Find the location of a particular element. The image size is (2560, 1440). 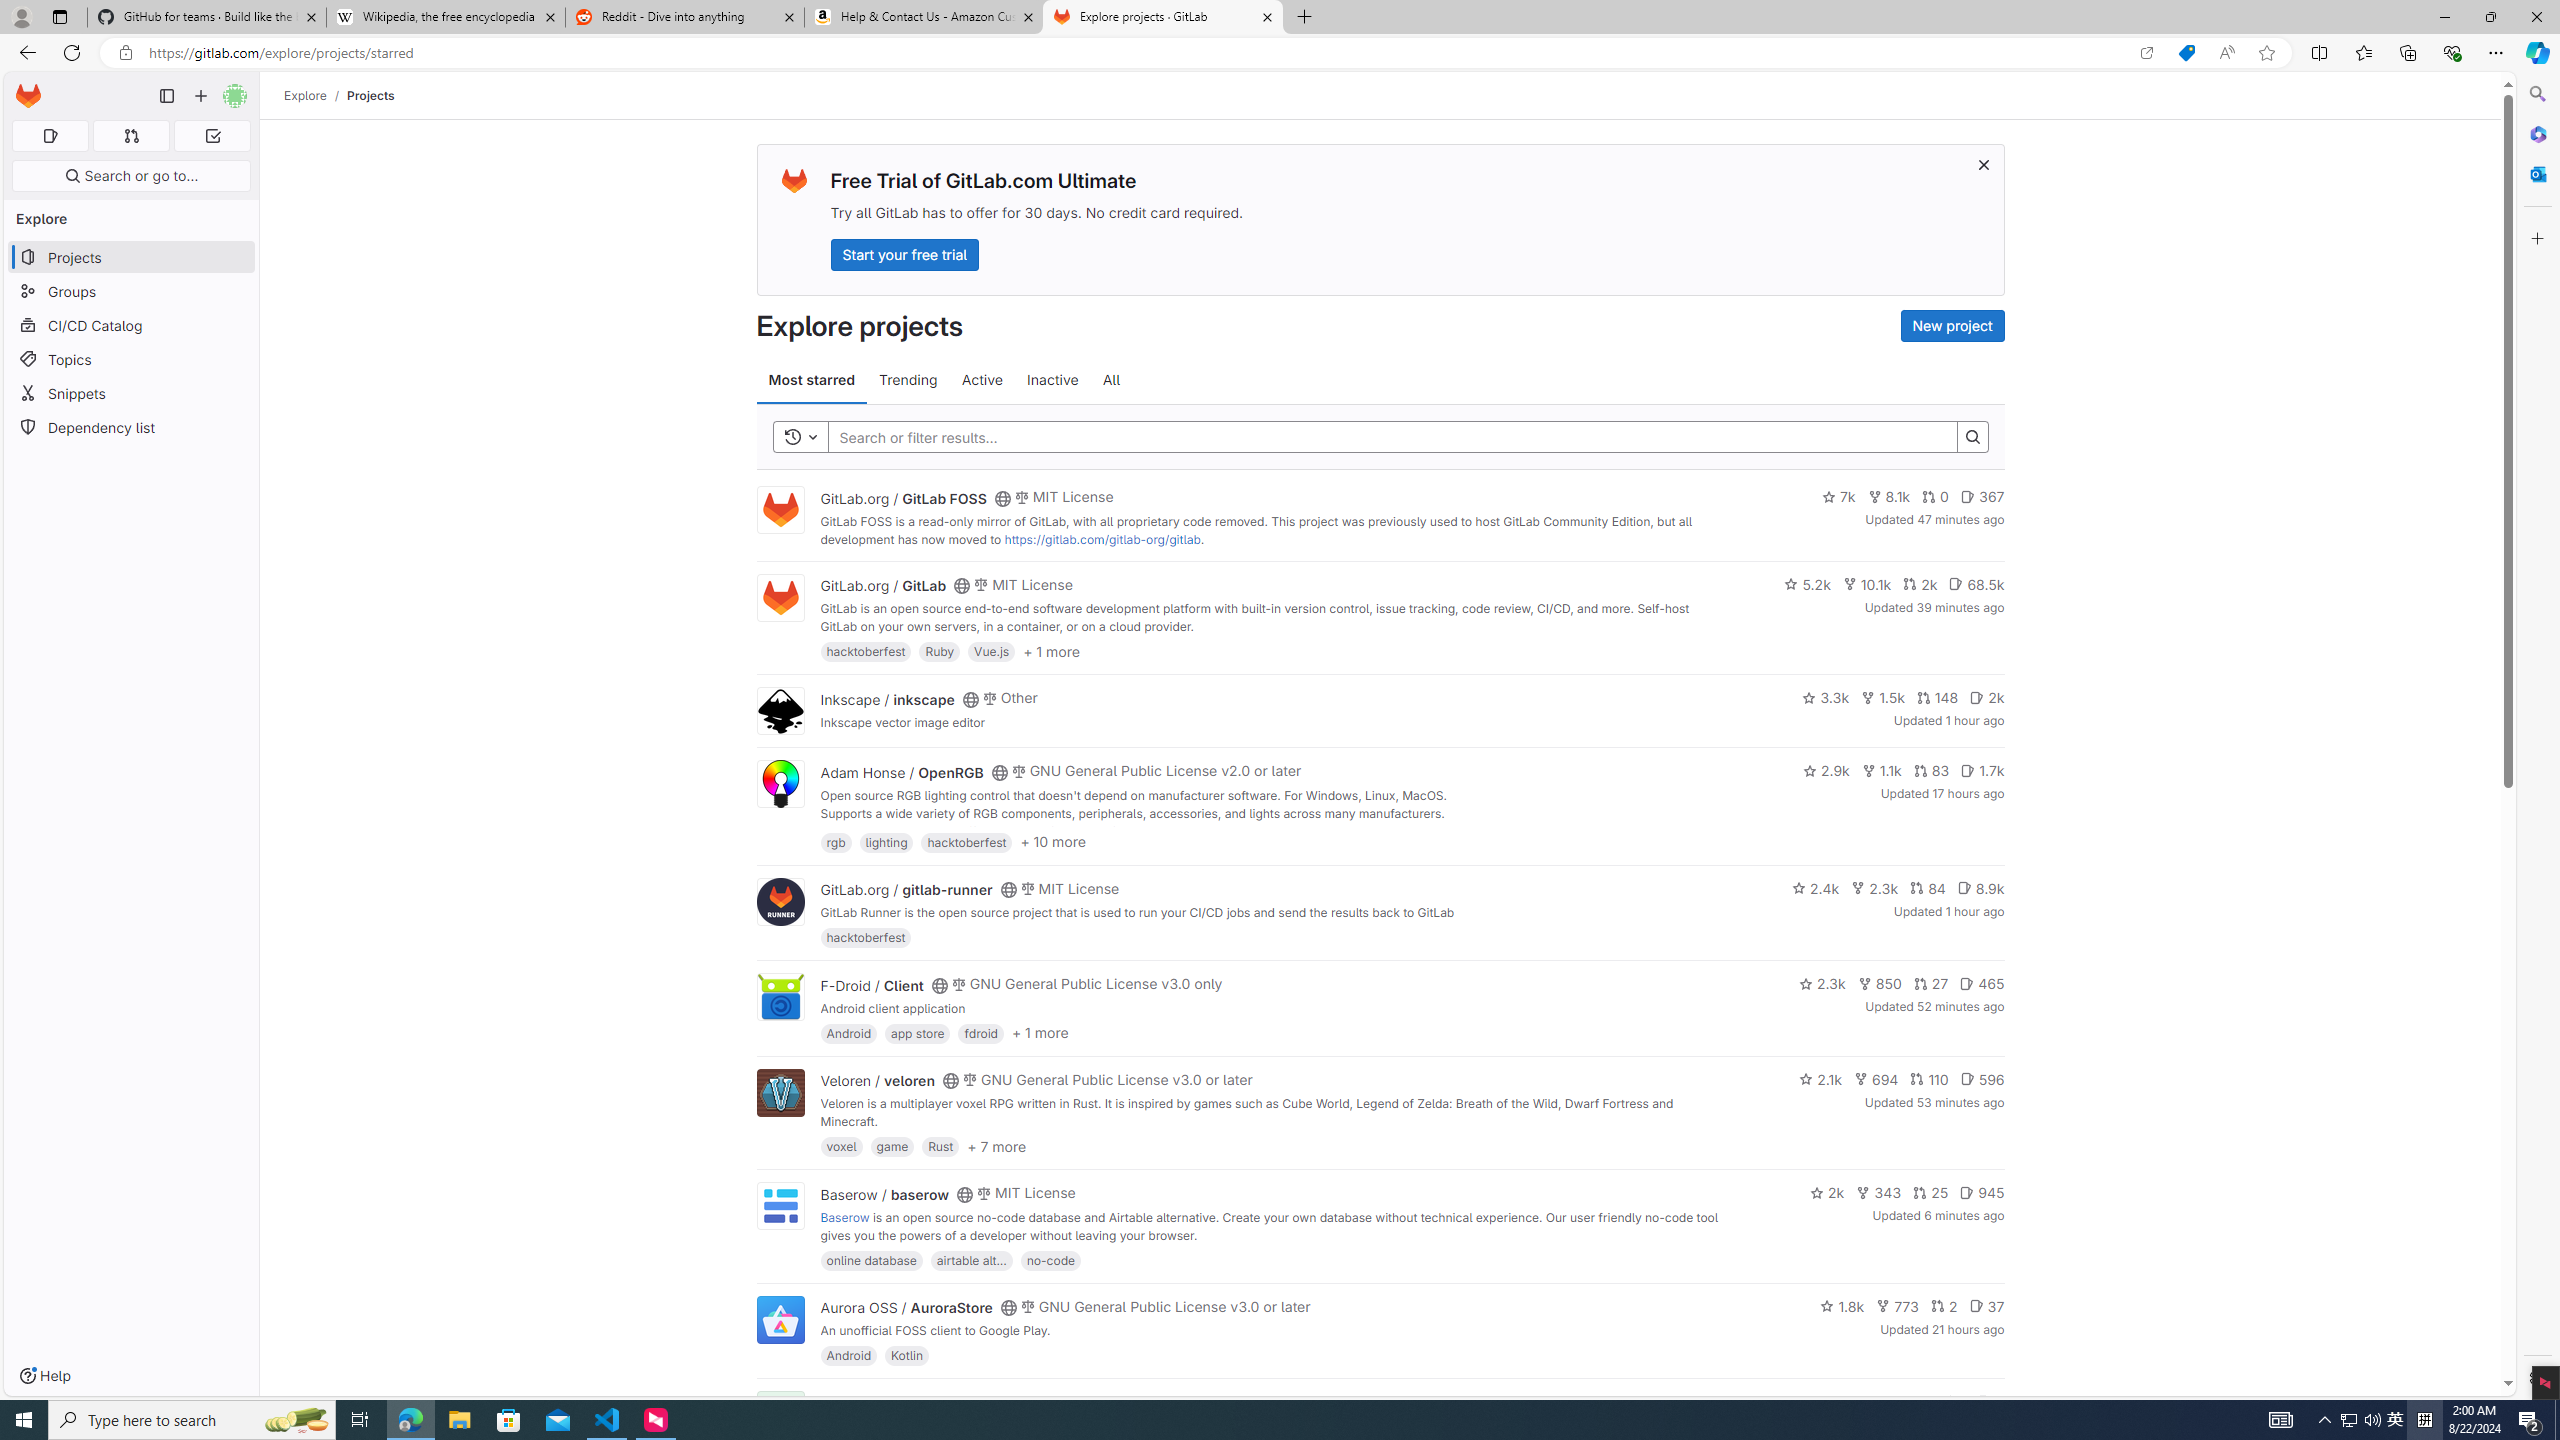

'Rust' is located at coordinates (941, 1145).